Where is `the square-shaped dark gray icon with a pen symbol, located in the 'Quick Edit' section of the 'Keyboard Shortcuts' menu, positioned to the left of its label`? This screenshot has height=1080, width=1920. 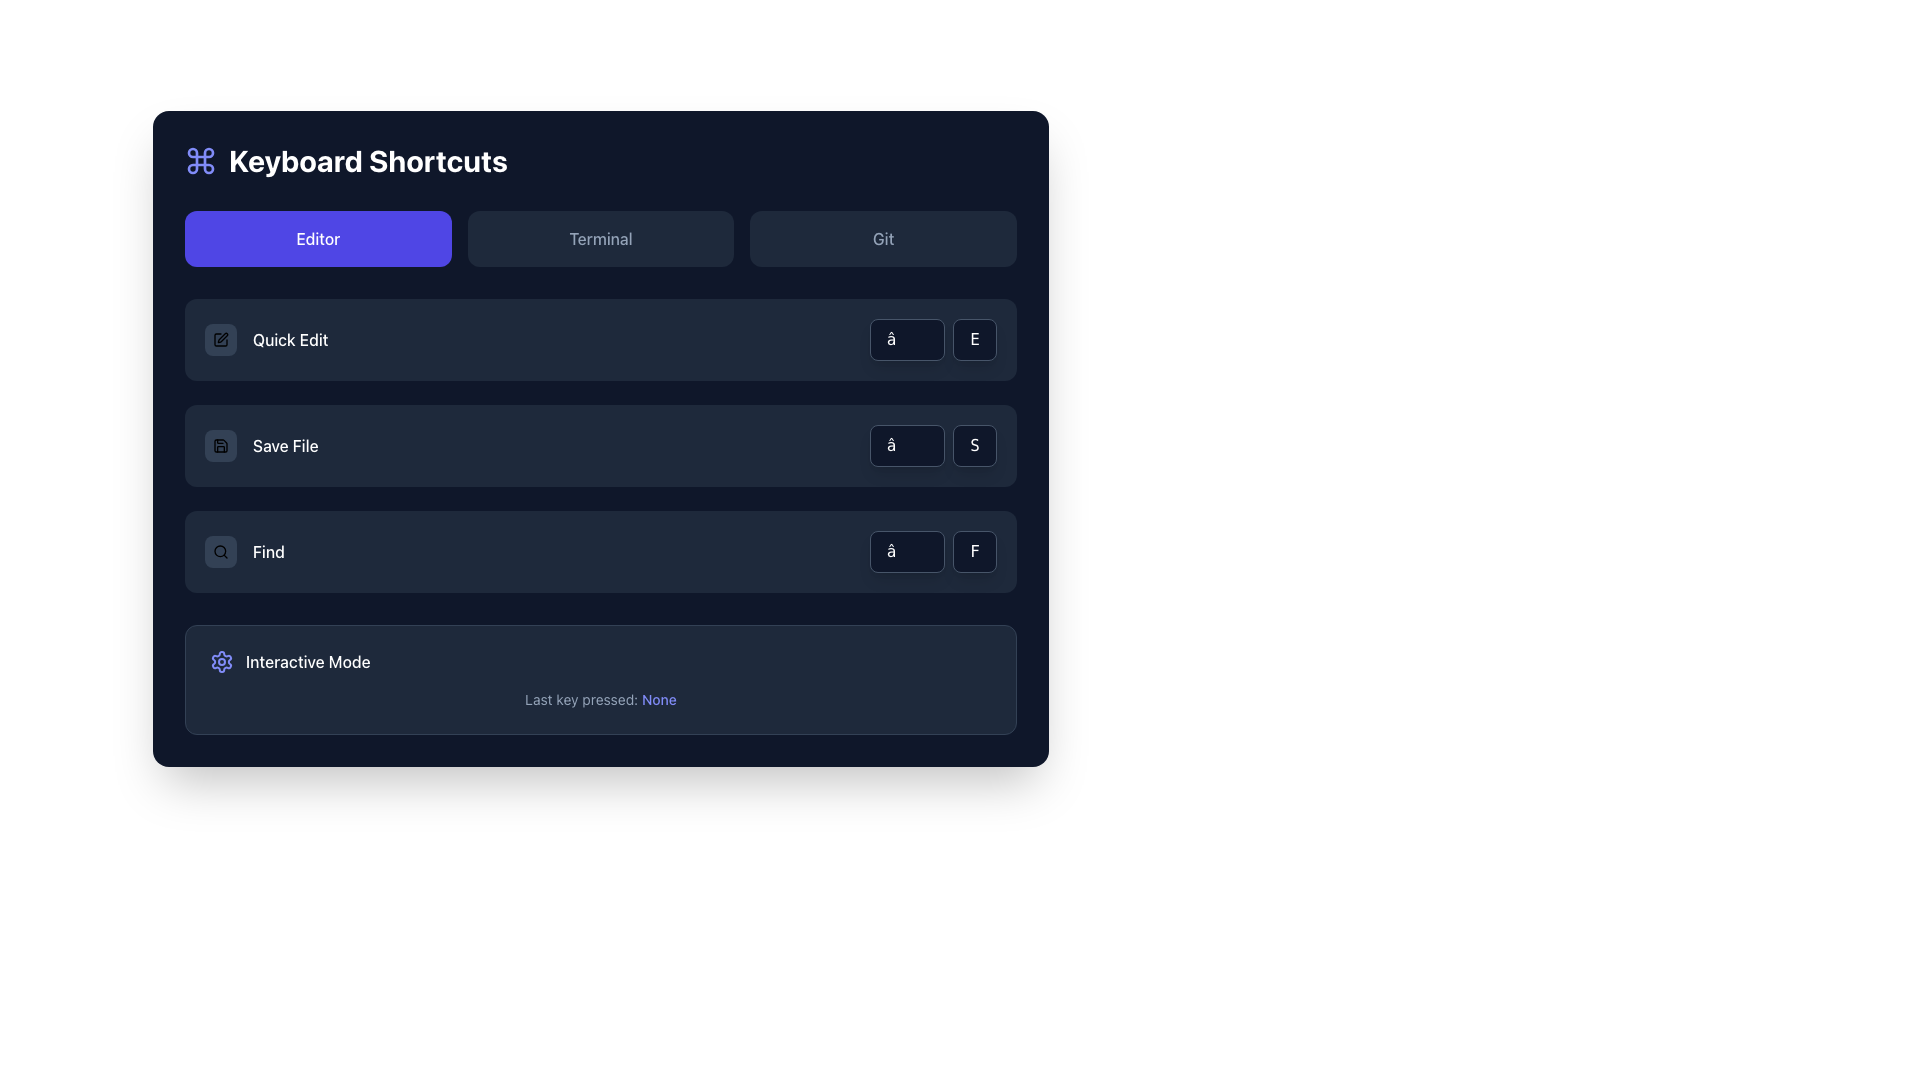
the square-shaped dark gray icon with a pen symbol, located in the 'Quick Edit' section of the 'Keyboard Shortcuts' menu, positioned to the left of its label is located at coordinates (220, 338).